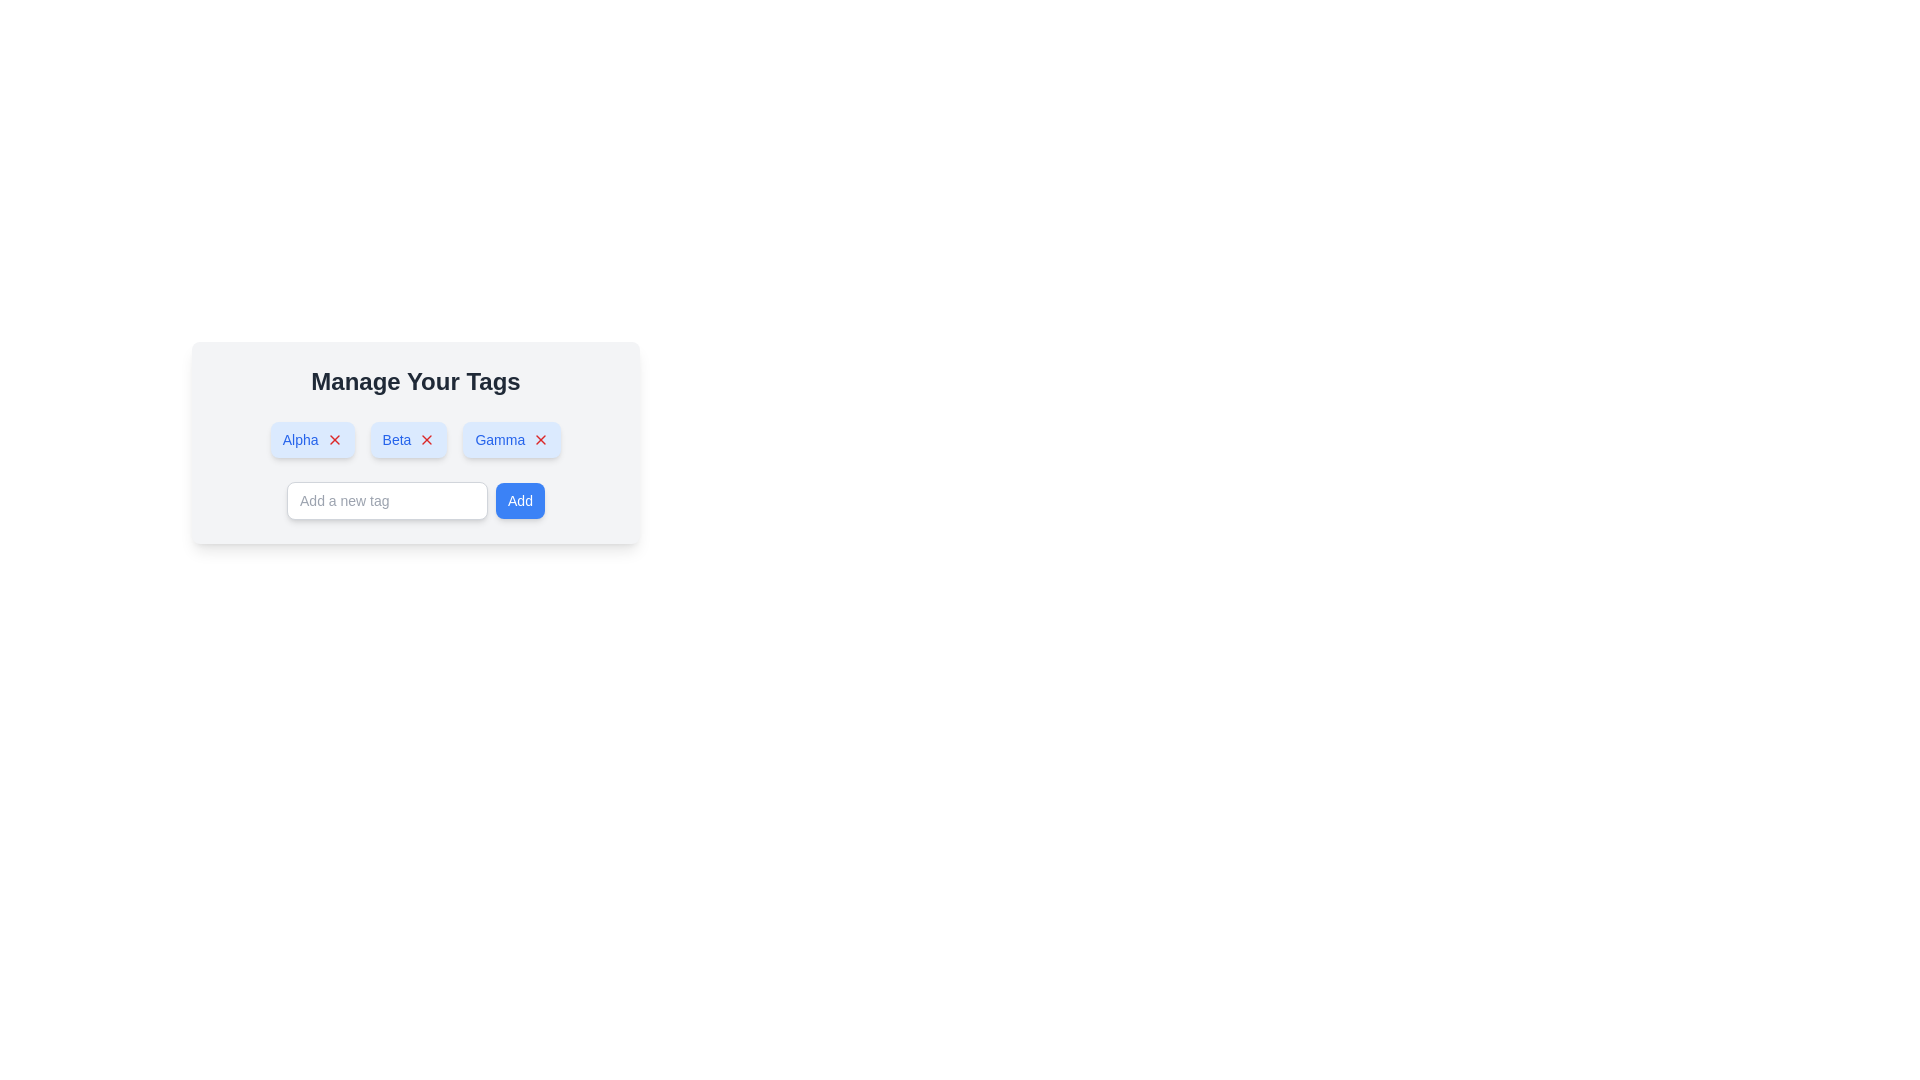 The image size is (1920, 1080). What do you see at coordinates (387, 500) in the screenshot?
I see `the text input field with a gray border and rounded corners, which has placeholder text 'Add a new tag'` at bounding box center [387, 500].